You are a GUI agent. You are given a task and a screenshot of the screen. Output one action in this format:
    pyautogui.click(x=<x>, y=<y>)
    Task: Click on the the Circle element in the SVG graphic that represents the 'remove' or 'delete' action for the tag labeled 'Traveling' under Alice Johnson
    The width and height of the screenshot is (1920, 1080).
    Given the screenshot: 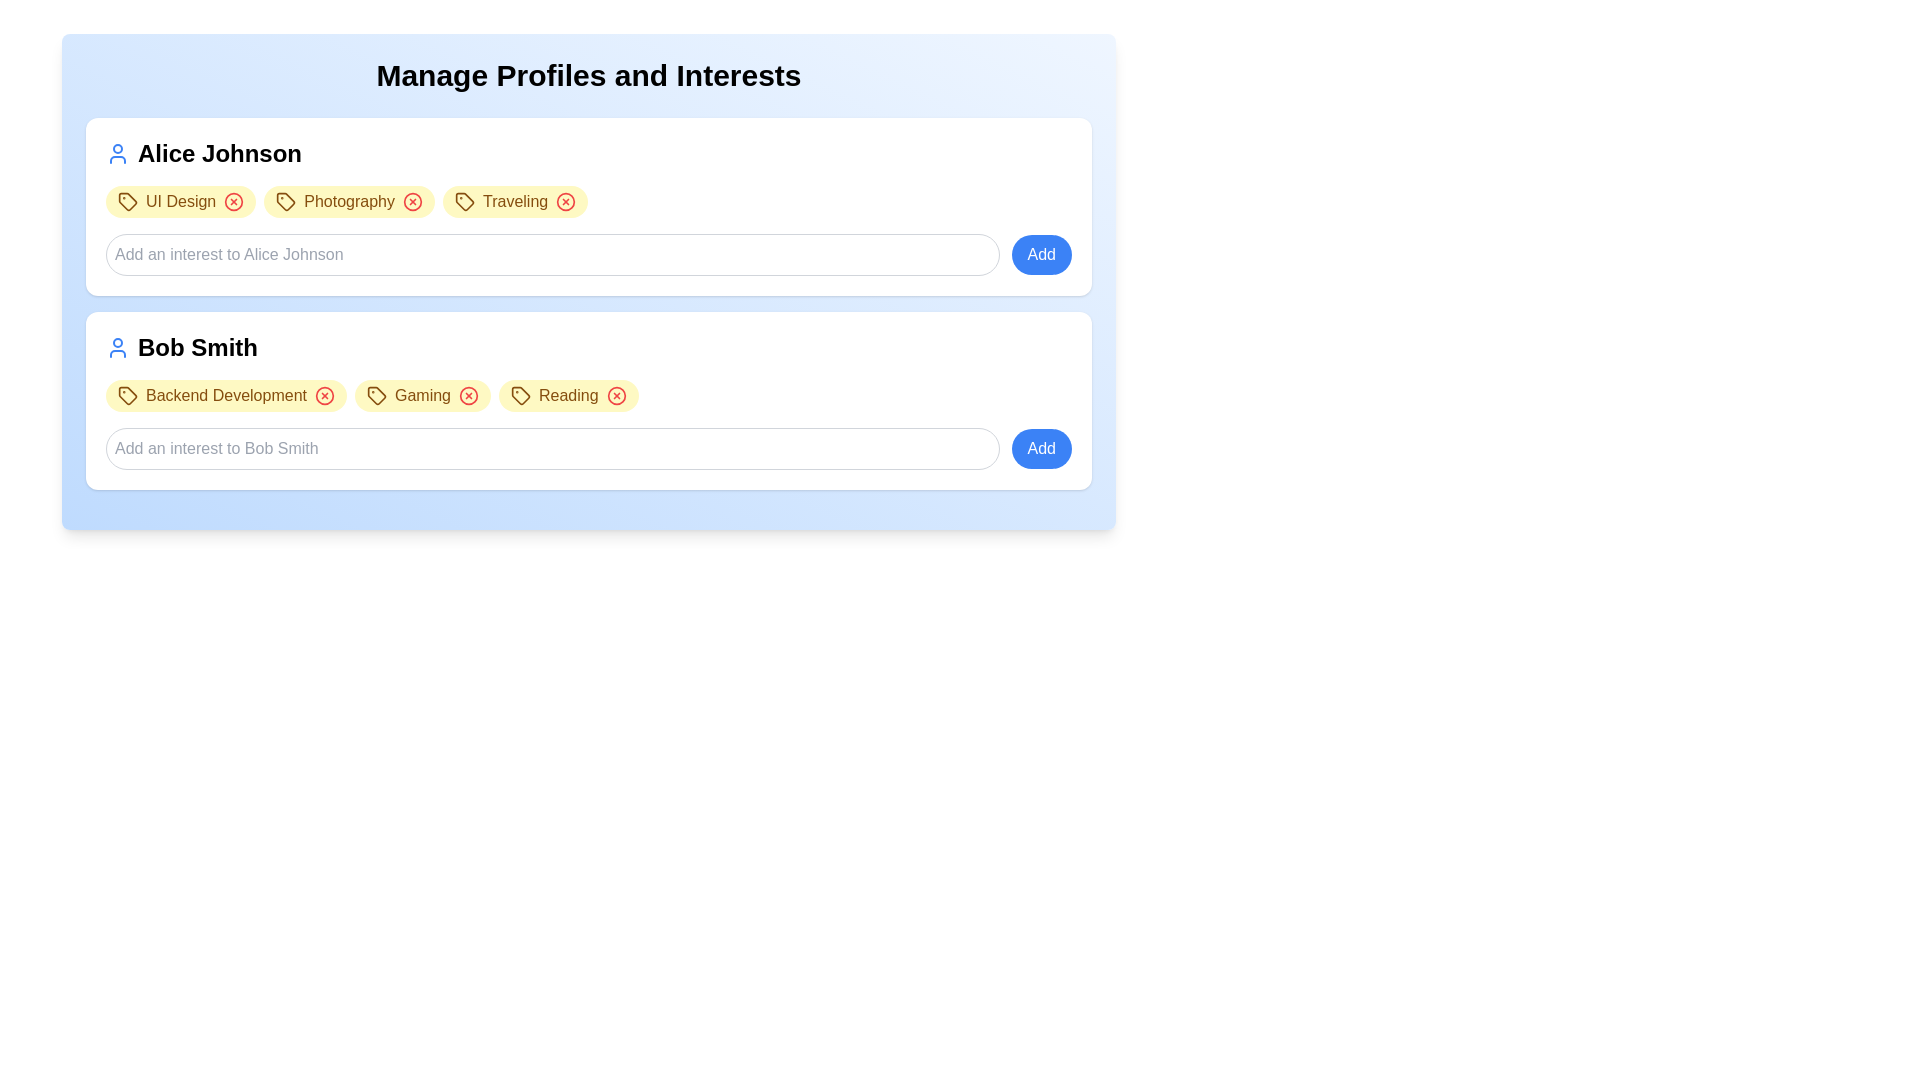 What is the action you would take?
    pyautogui.click(x=565, y=201)
    